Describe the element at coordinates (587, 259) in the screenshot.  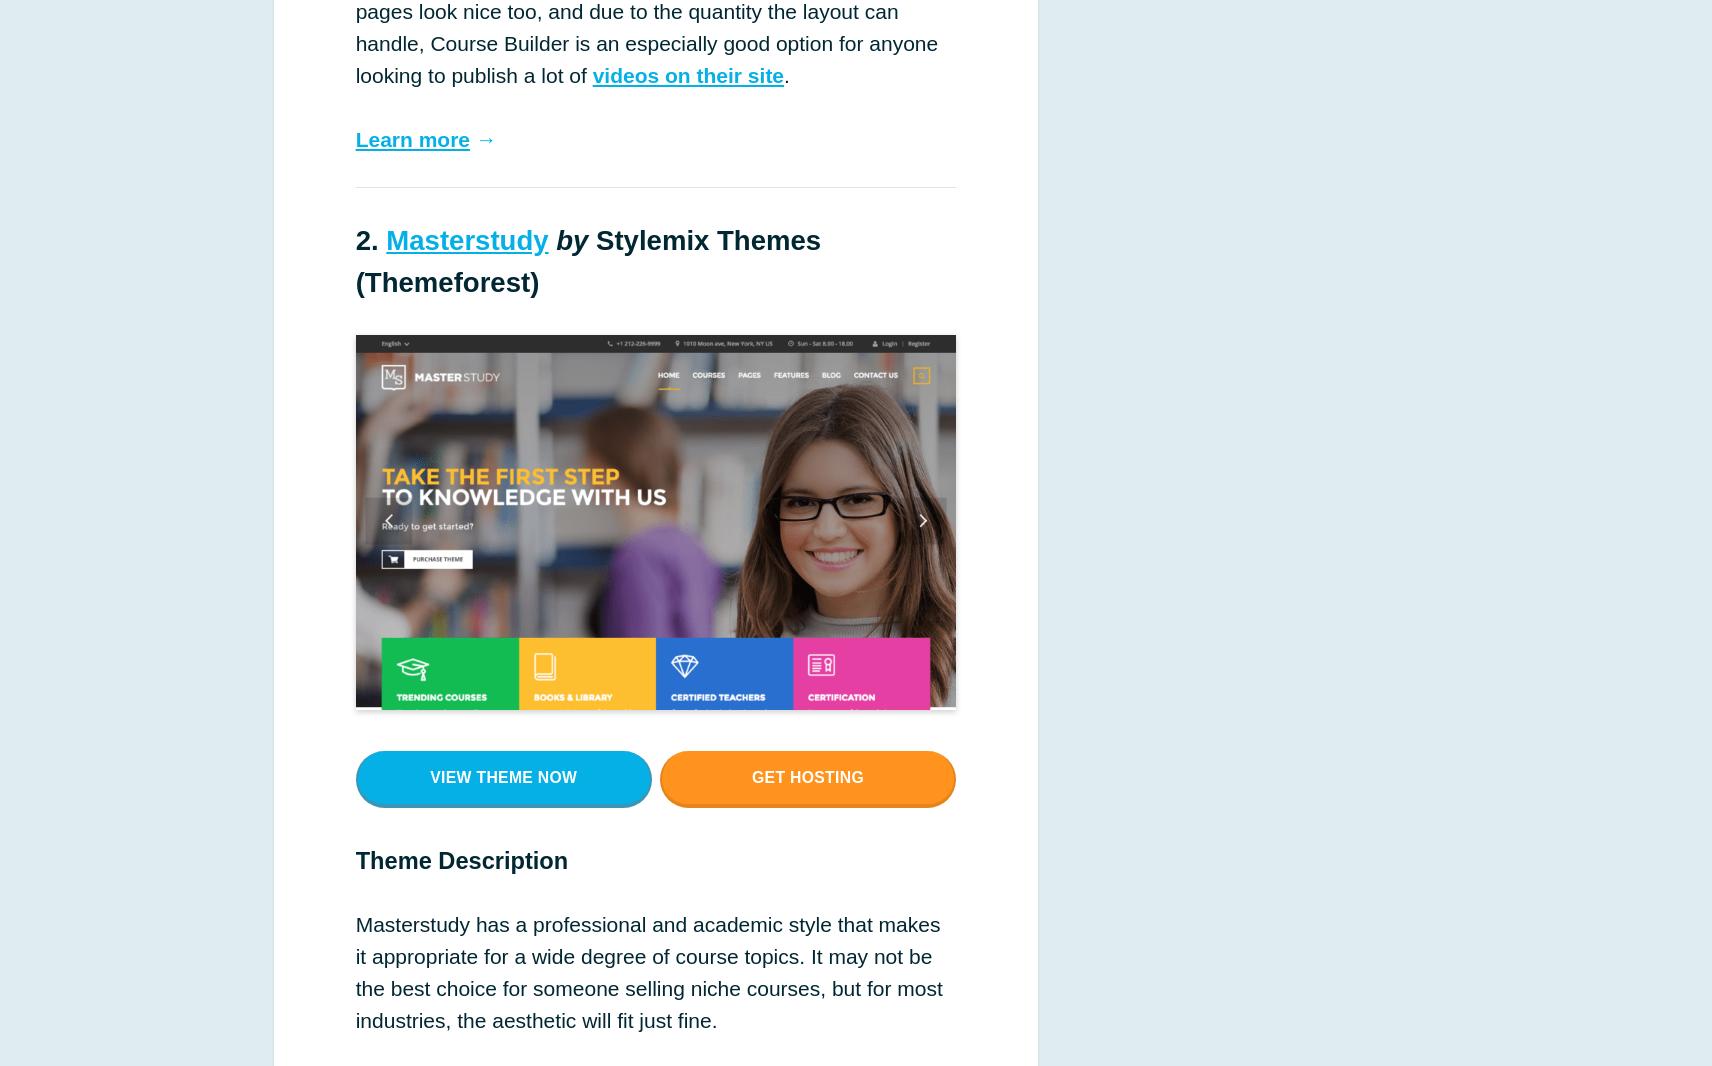
I see `'Stylemix Themes (Themeforest)'` at that location.